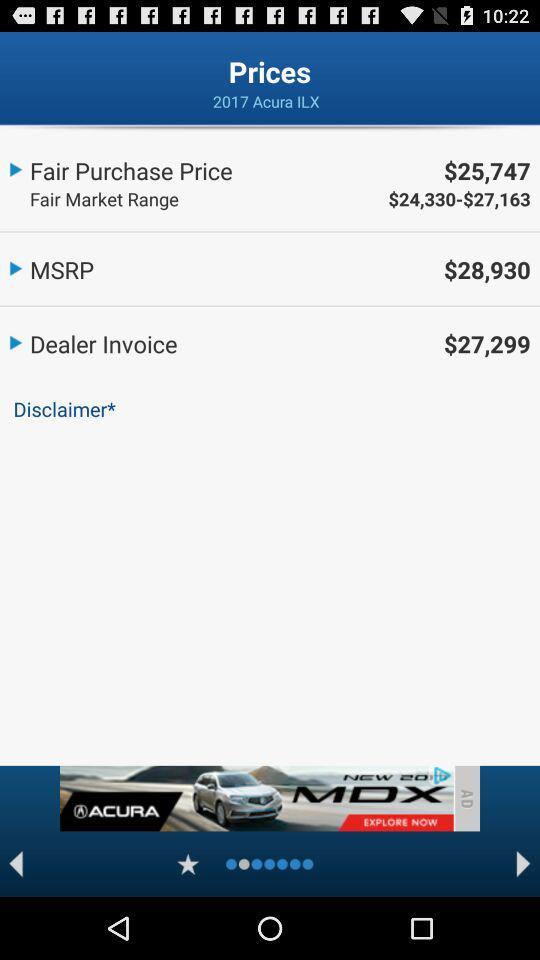  Describe the element at coordinates (188, 924) in the screenshot. I see `the star icon` at that location.